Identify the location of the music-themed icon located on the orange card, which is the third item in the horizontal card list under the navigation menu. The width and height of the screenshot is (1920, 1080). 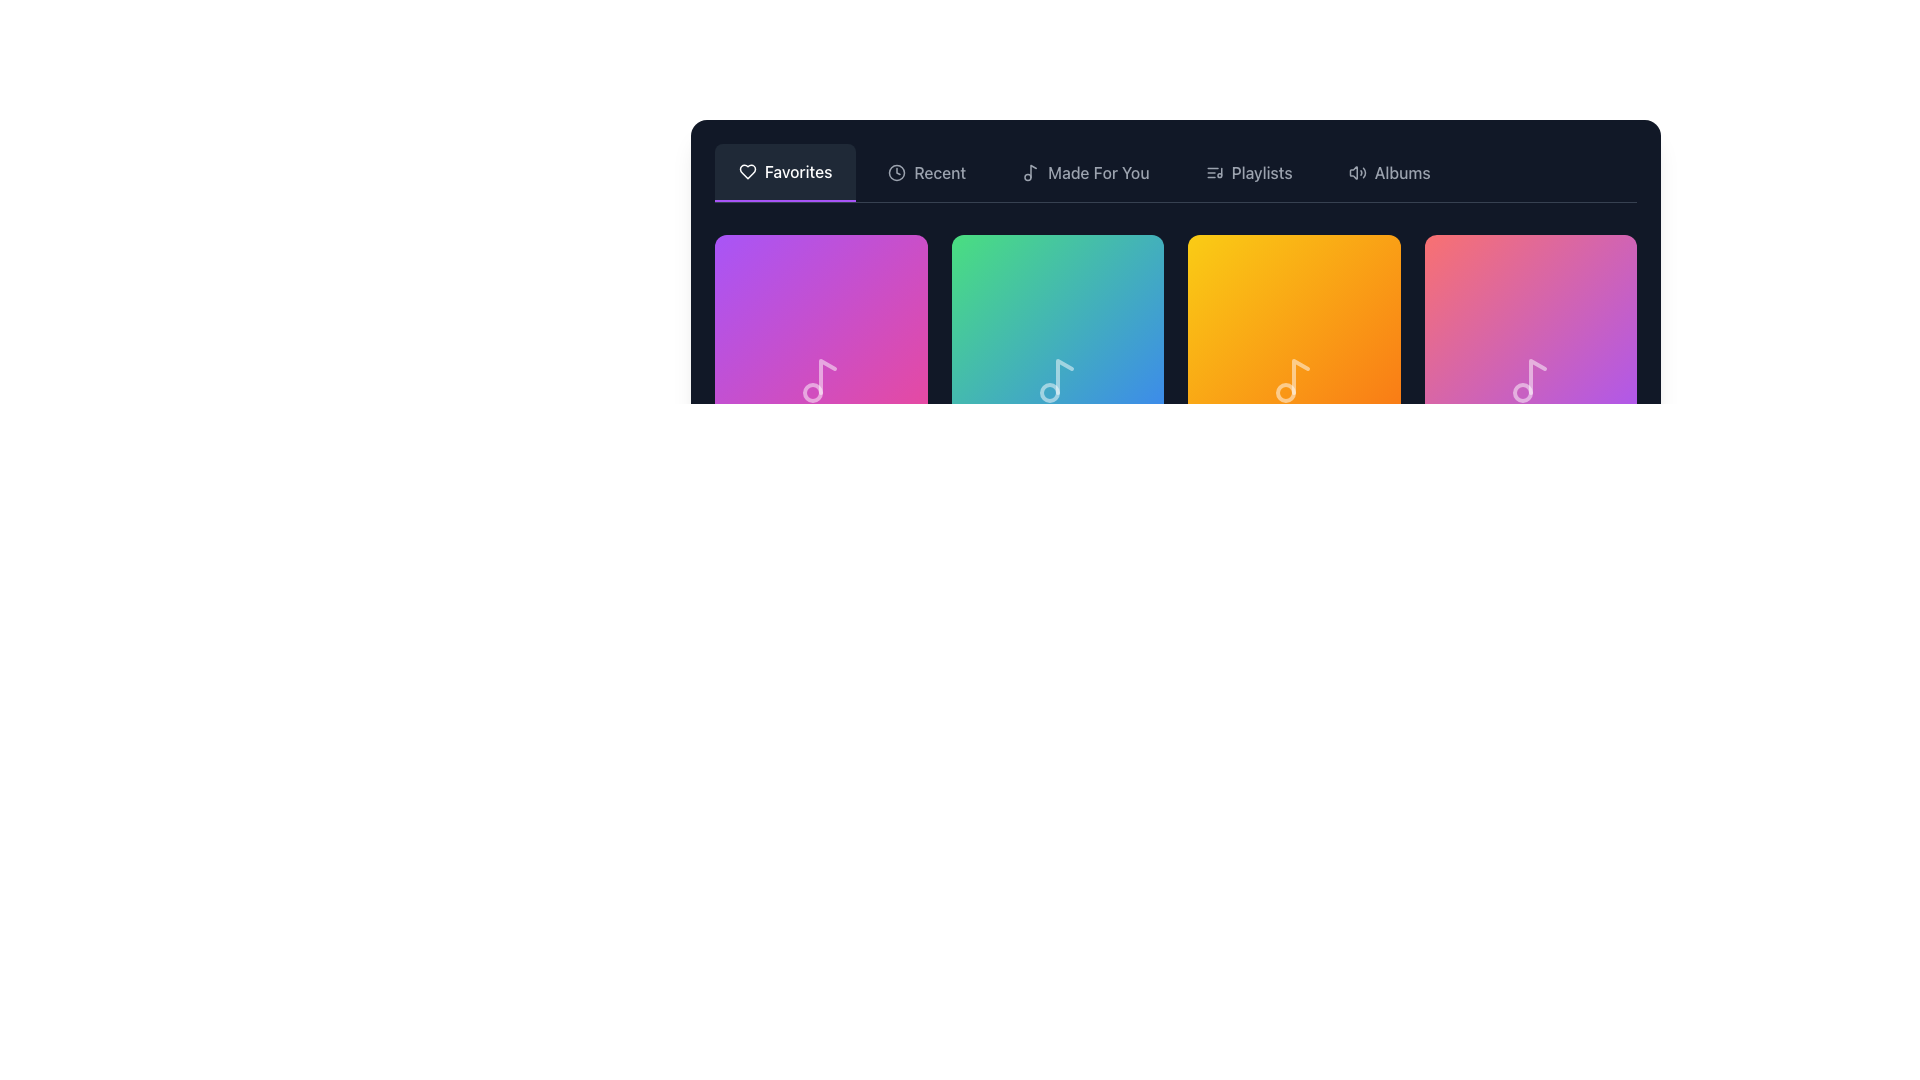
(1294, 381).